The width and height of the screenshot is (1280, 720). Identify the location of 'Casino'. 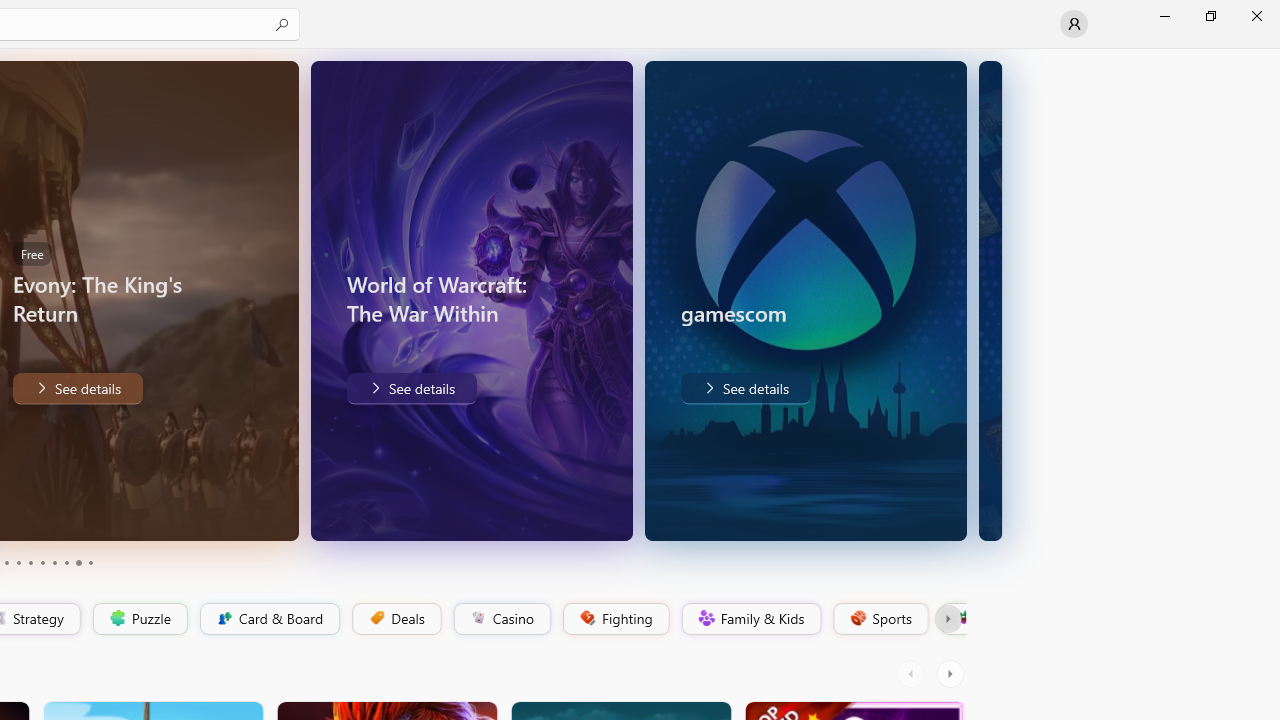
(501, 618).